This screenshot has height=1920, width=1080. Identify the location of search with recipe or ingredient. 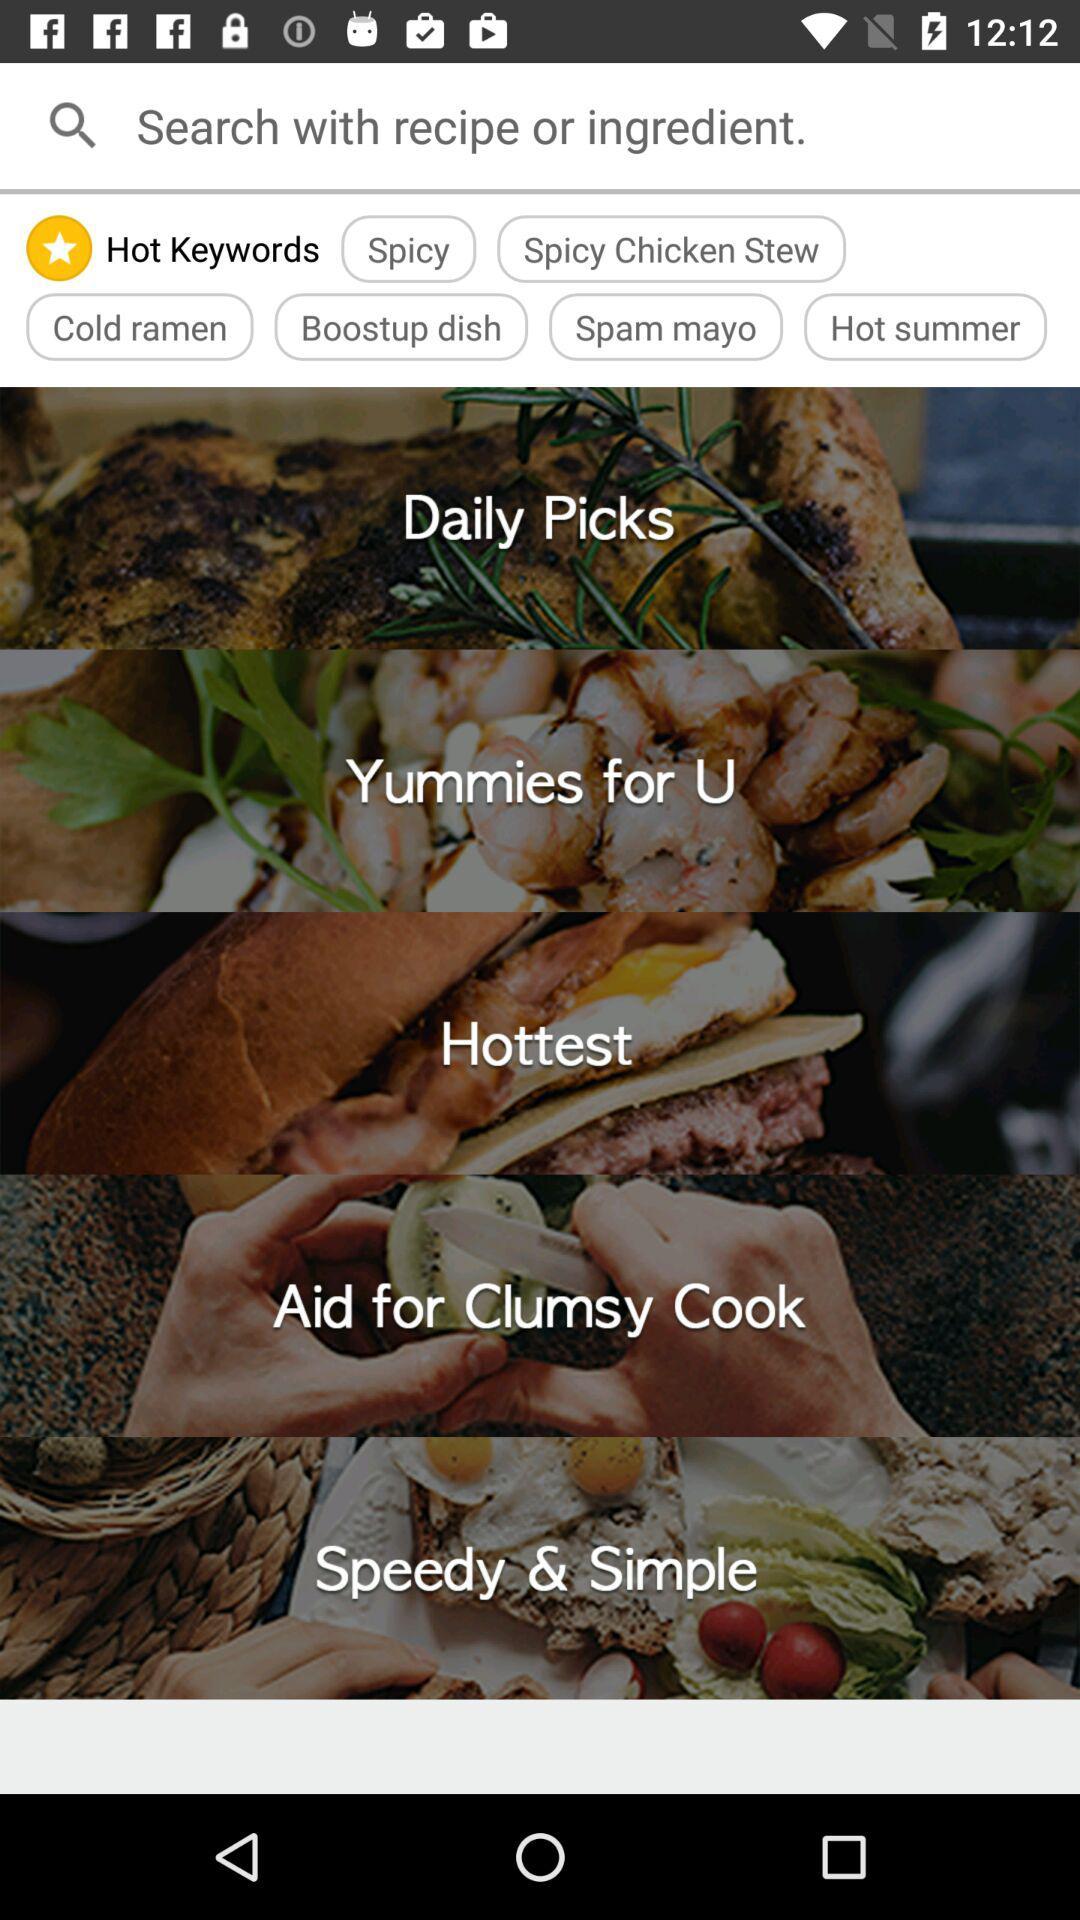
(600, 124).